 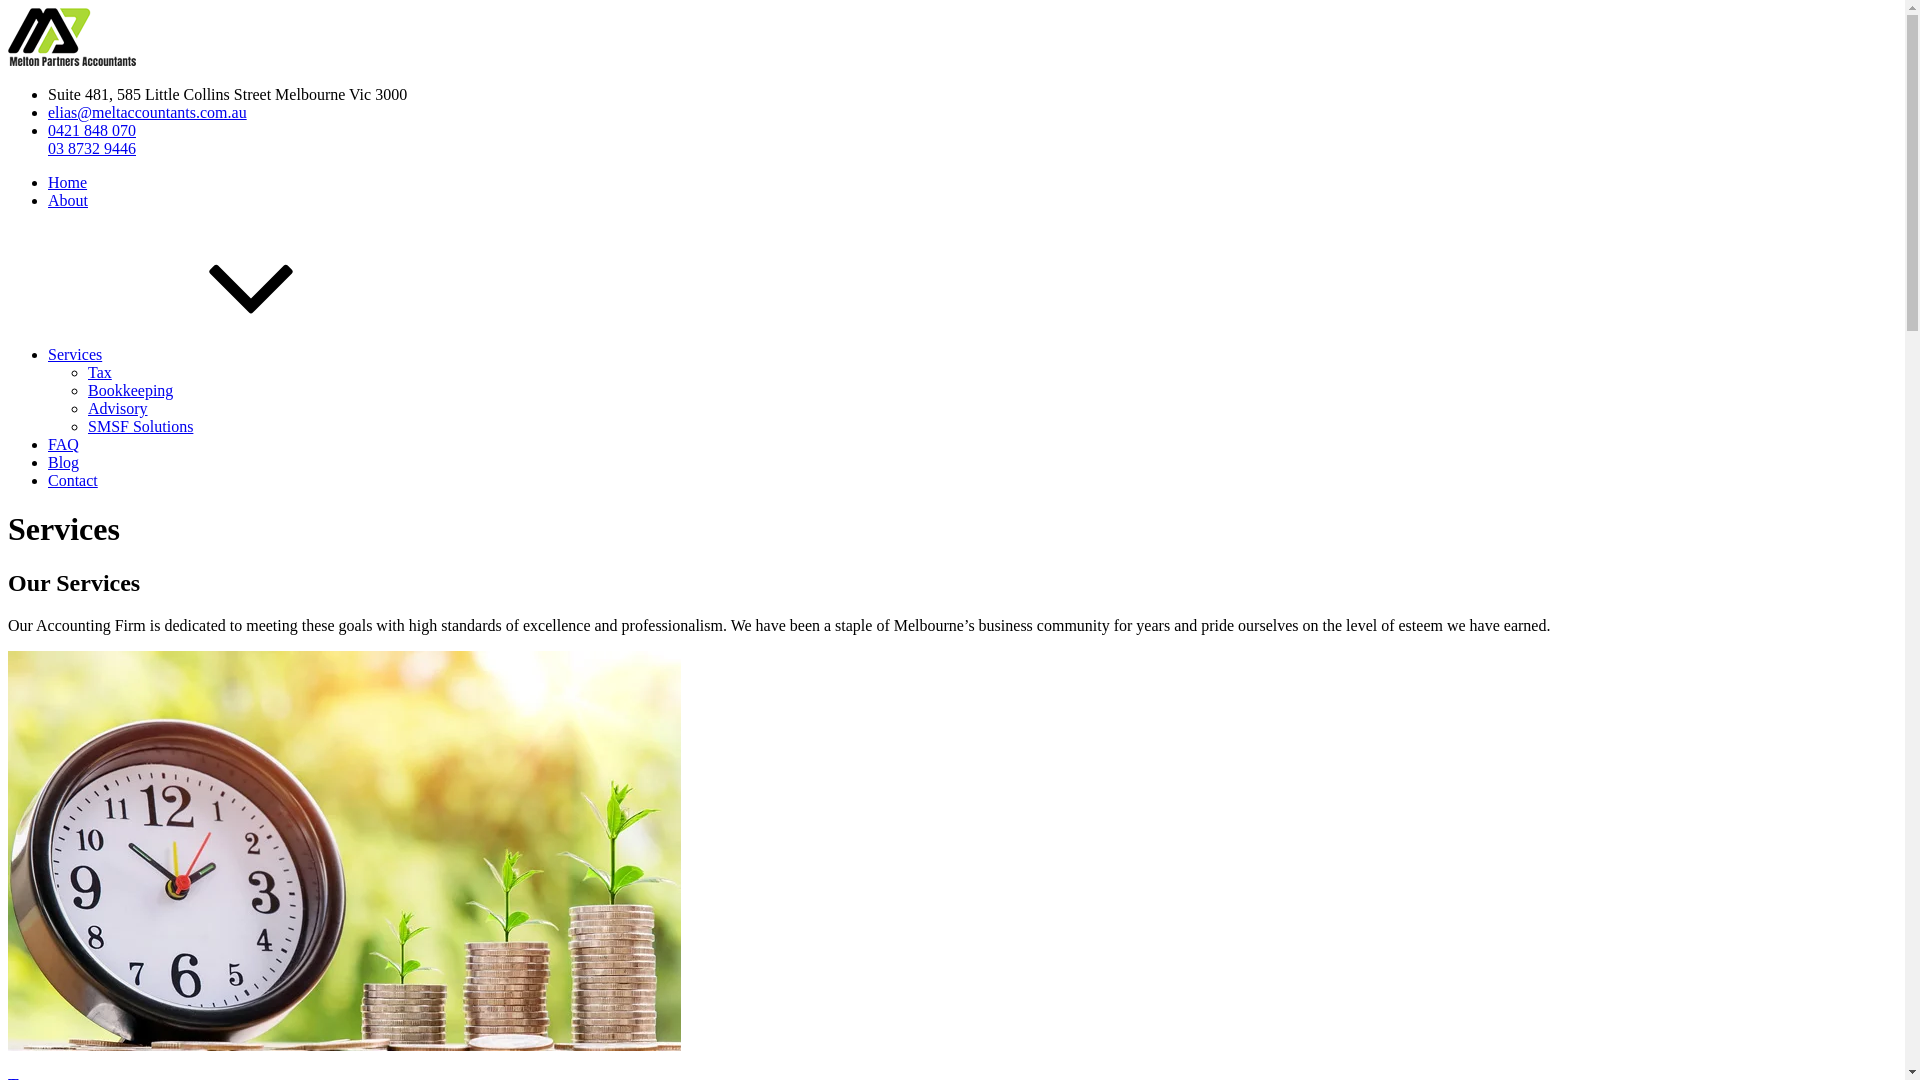 What do you see at coordinates (90, 147) in the screenshot?
I see `'03 8732 9446'` at bounding box center [90, 147].